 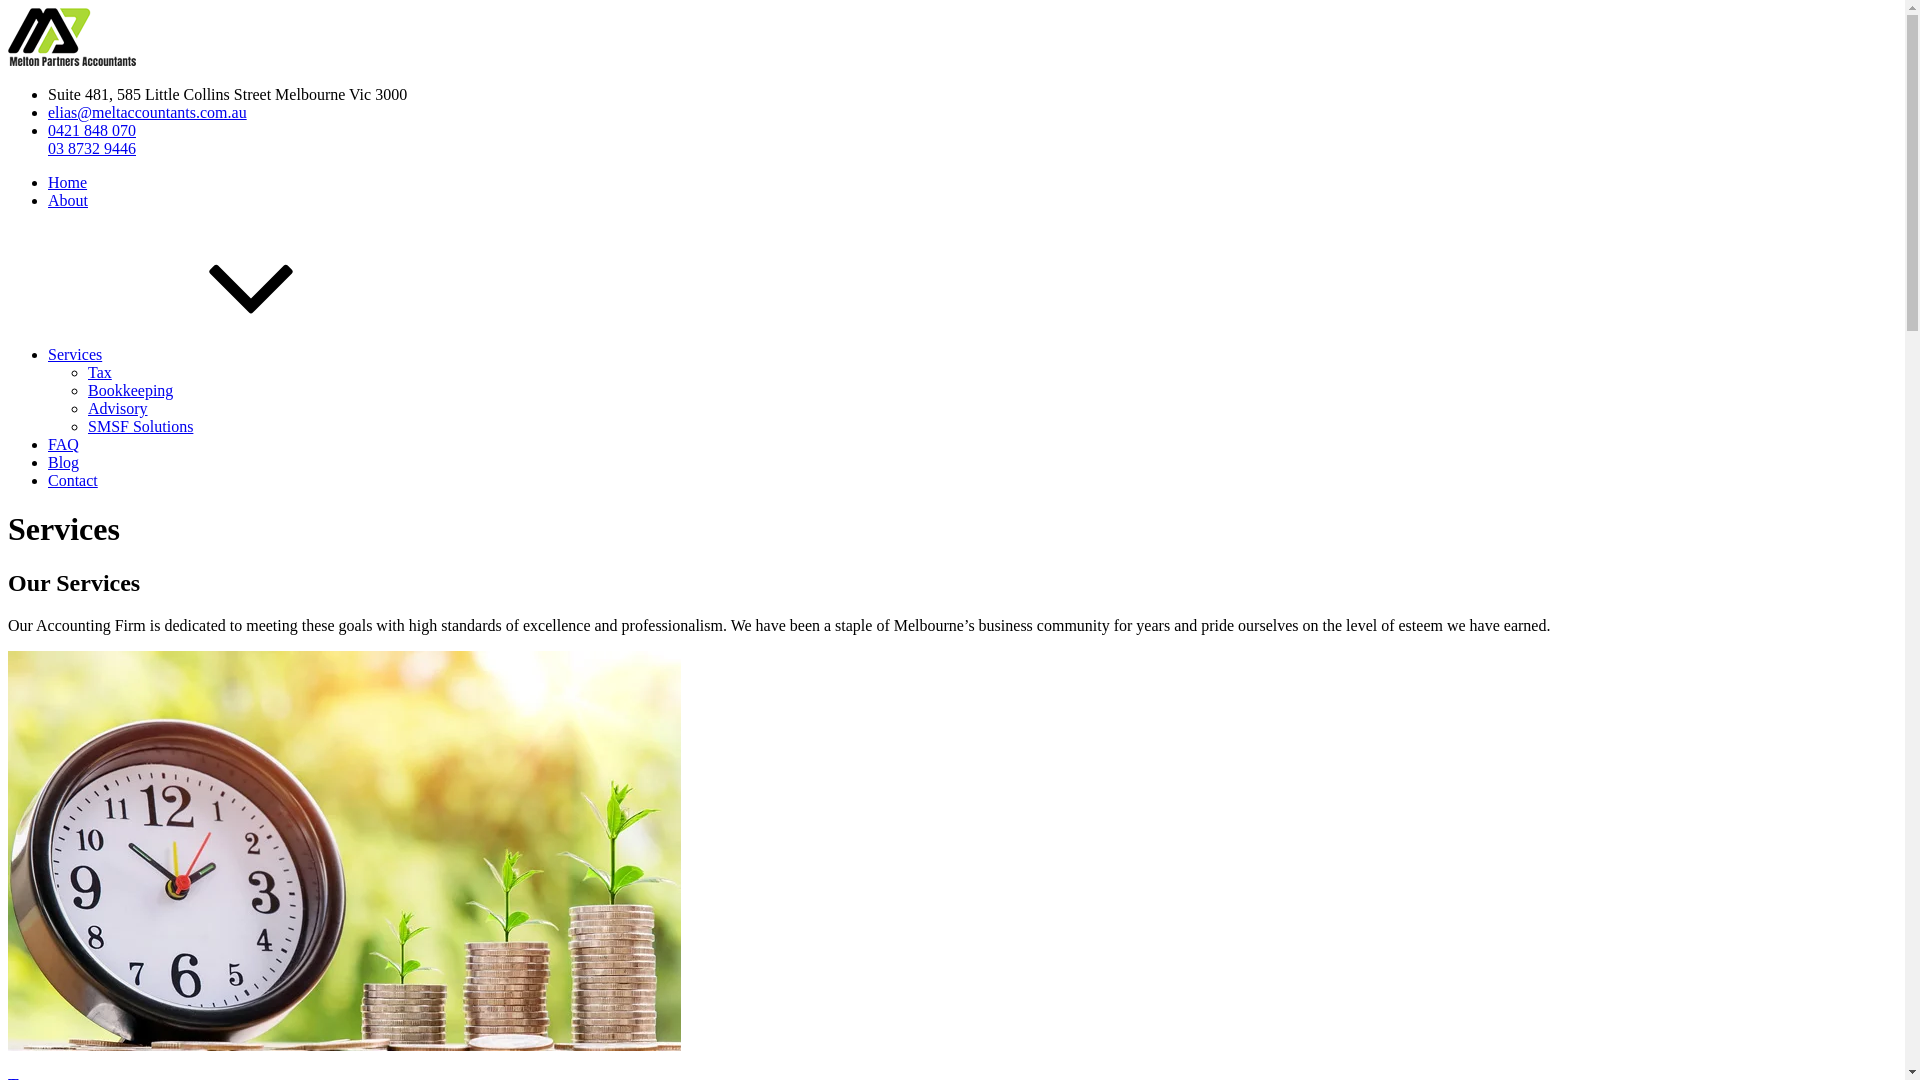 What do you see at coordinates (90, 147) in the screenshot?
I see `'03 8732 9446'` at bounding box center [90, 147].